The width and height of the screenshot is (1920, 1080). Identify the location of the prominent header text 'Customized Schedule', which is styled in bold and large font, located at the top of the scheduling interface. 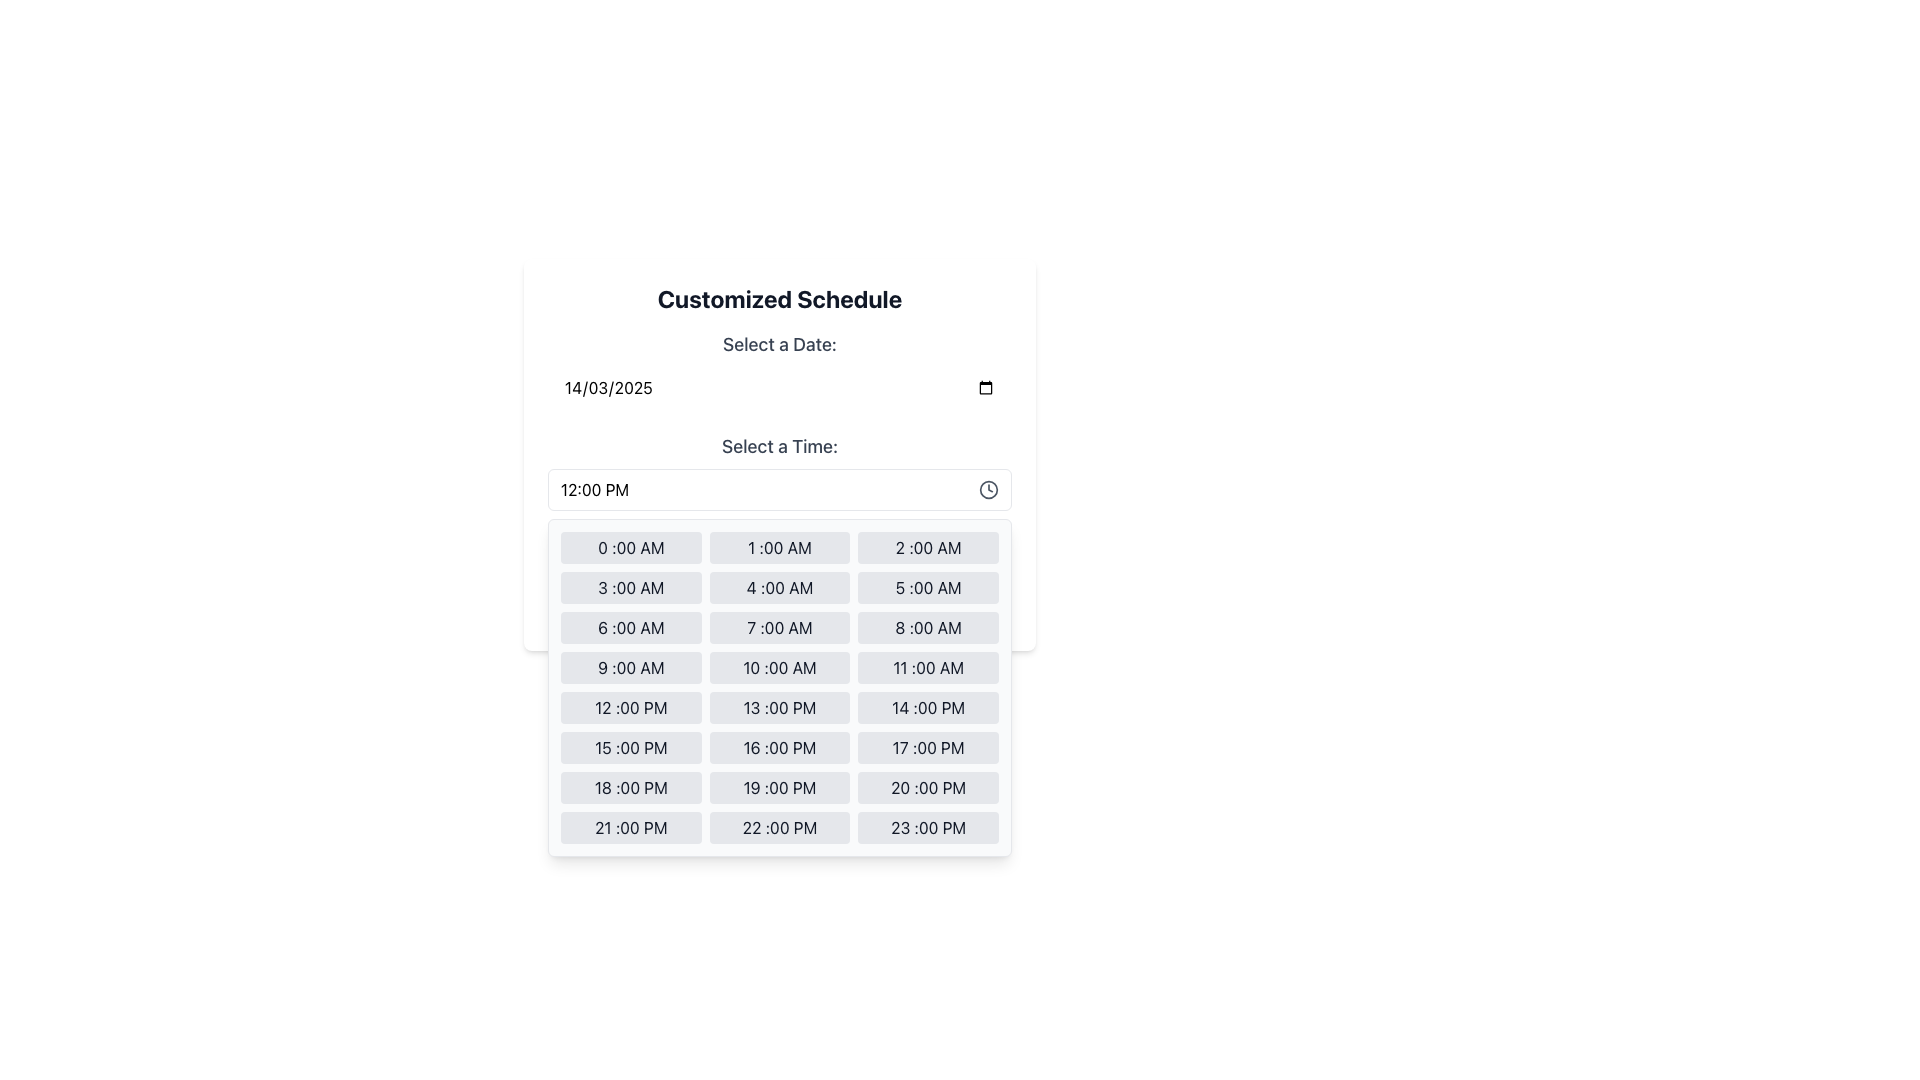
(778, 299).